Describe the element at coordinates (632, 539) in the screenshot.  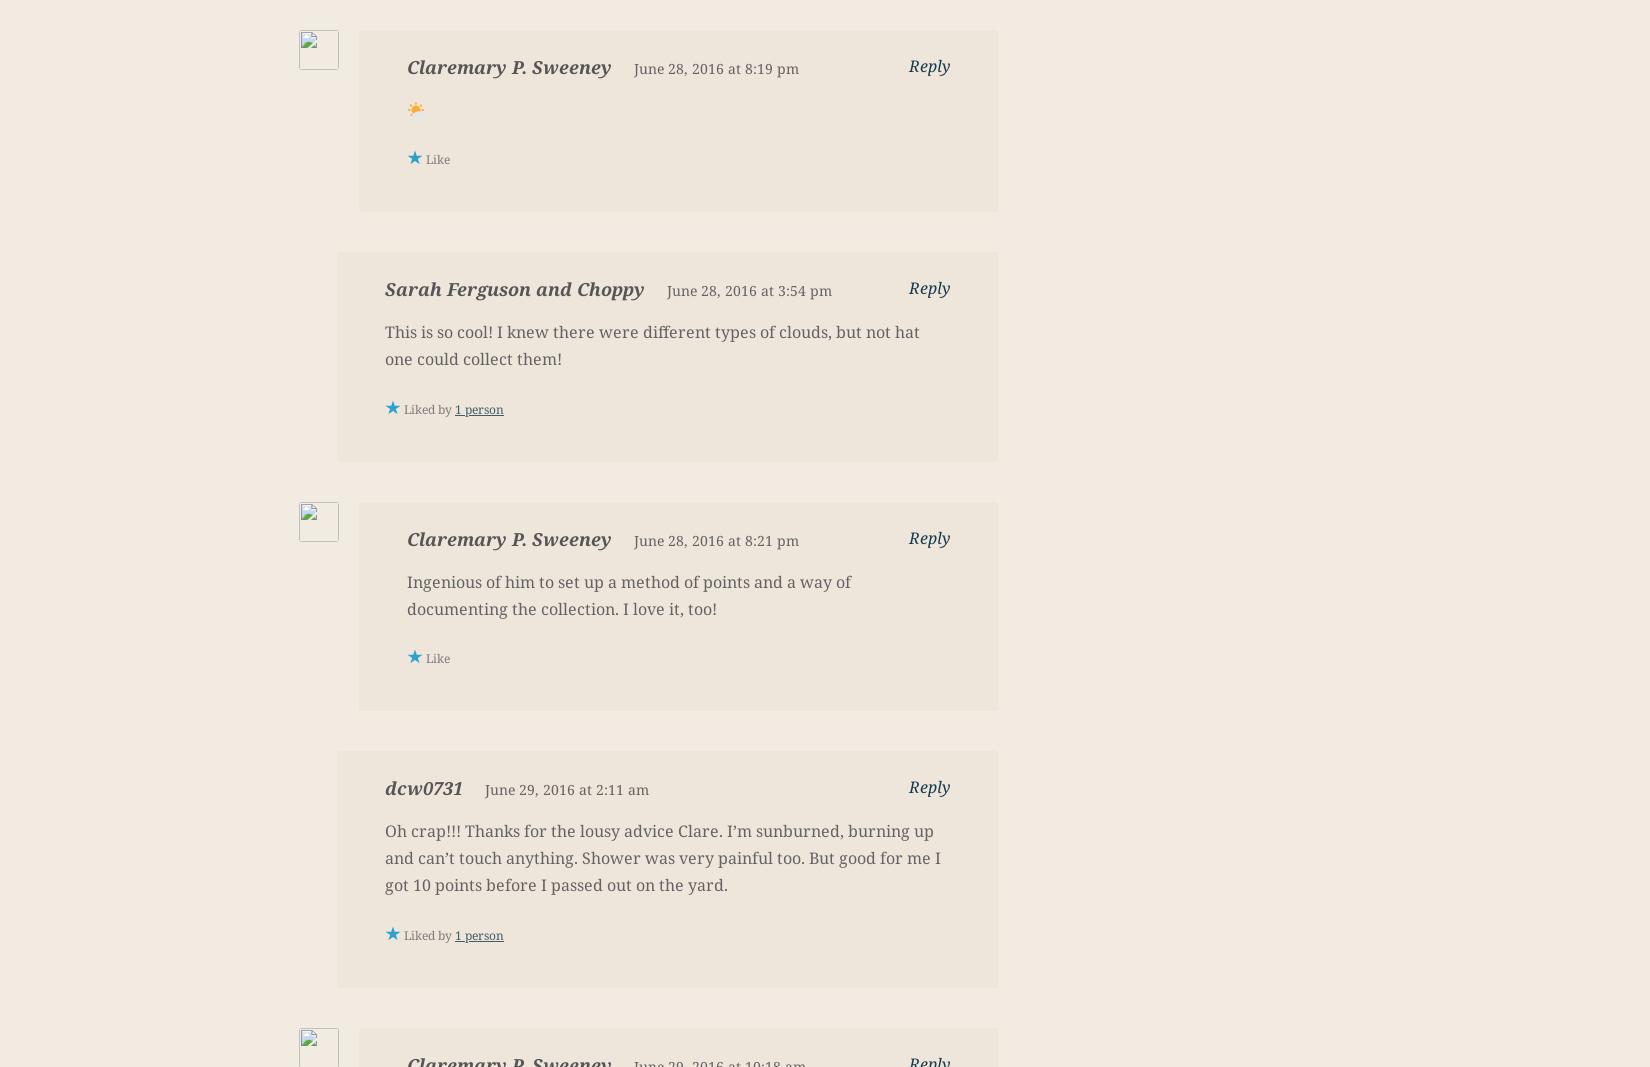
I see `'June 28, 2016 at 8:21 pm'` at that location.